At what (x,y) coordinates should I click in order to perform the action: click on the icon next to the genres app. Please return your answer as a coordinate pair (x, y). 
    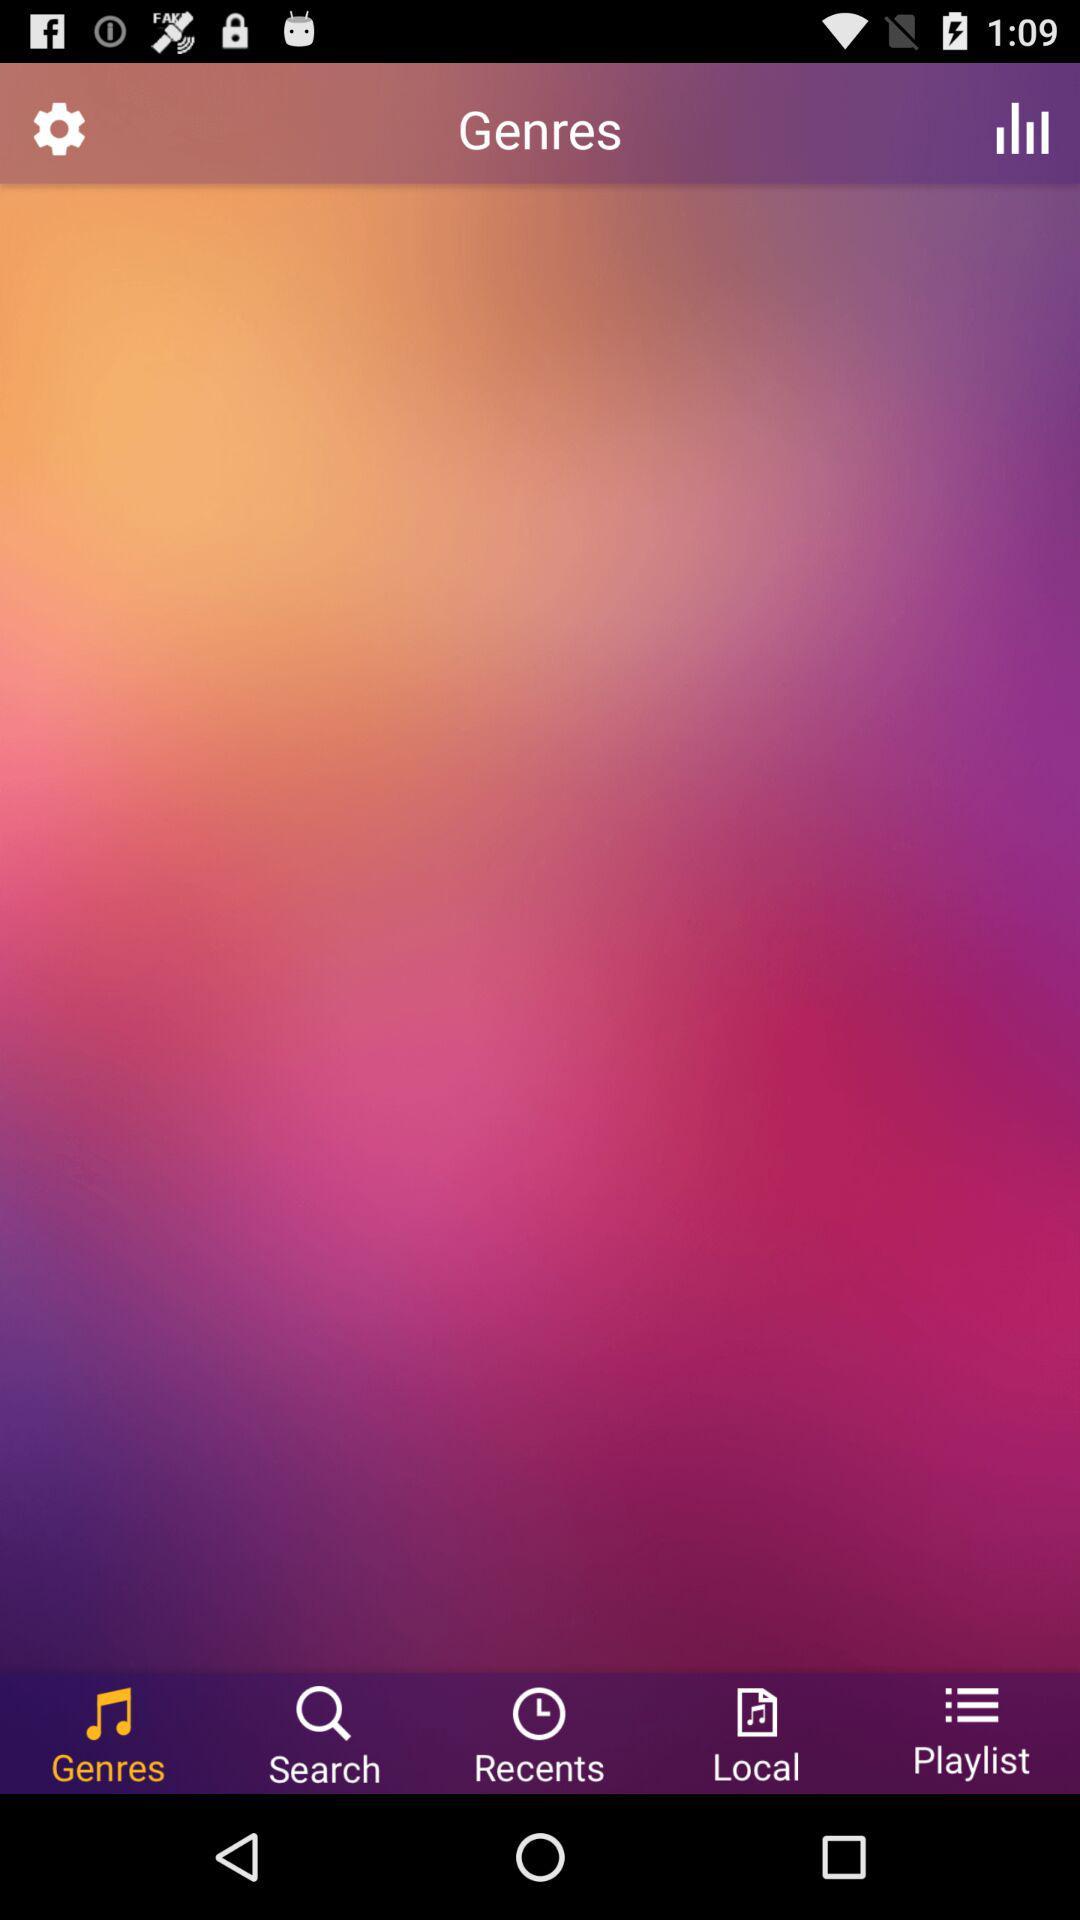
    Looking at the image, I should click on (1022, 127).